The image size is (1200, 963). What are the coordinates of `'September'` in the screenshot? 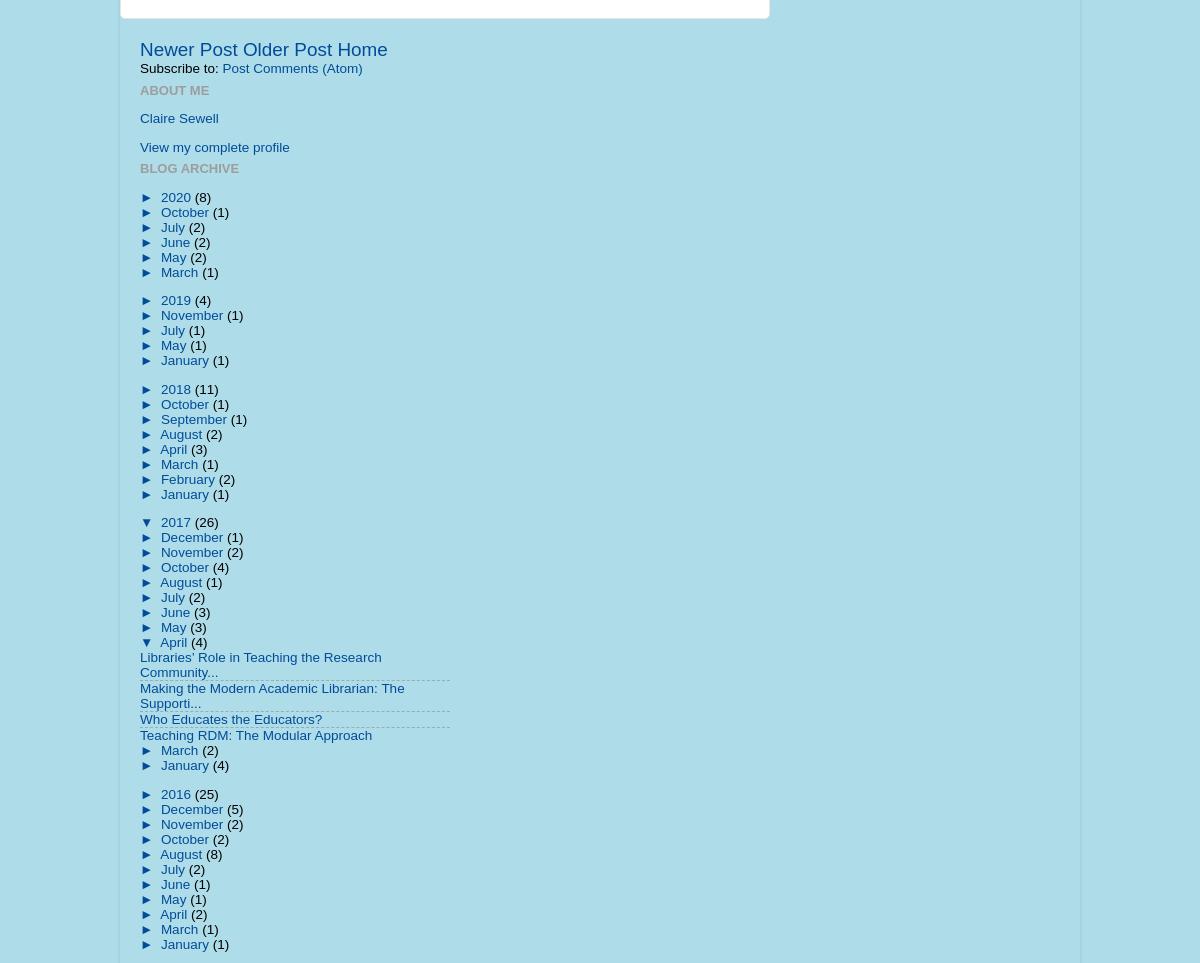 It's located at (194, 418).